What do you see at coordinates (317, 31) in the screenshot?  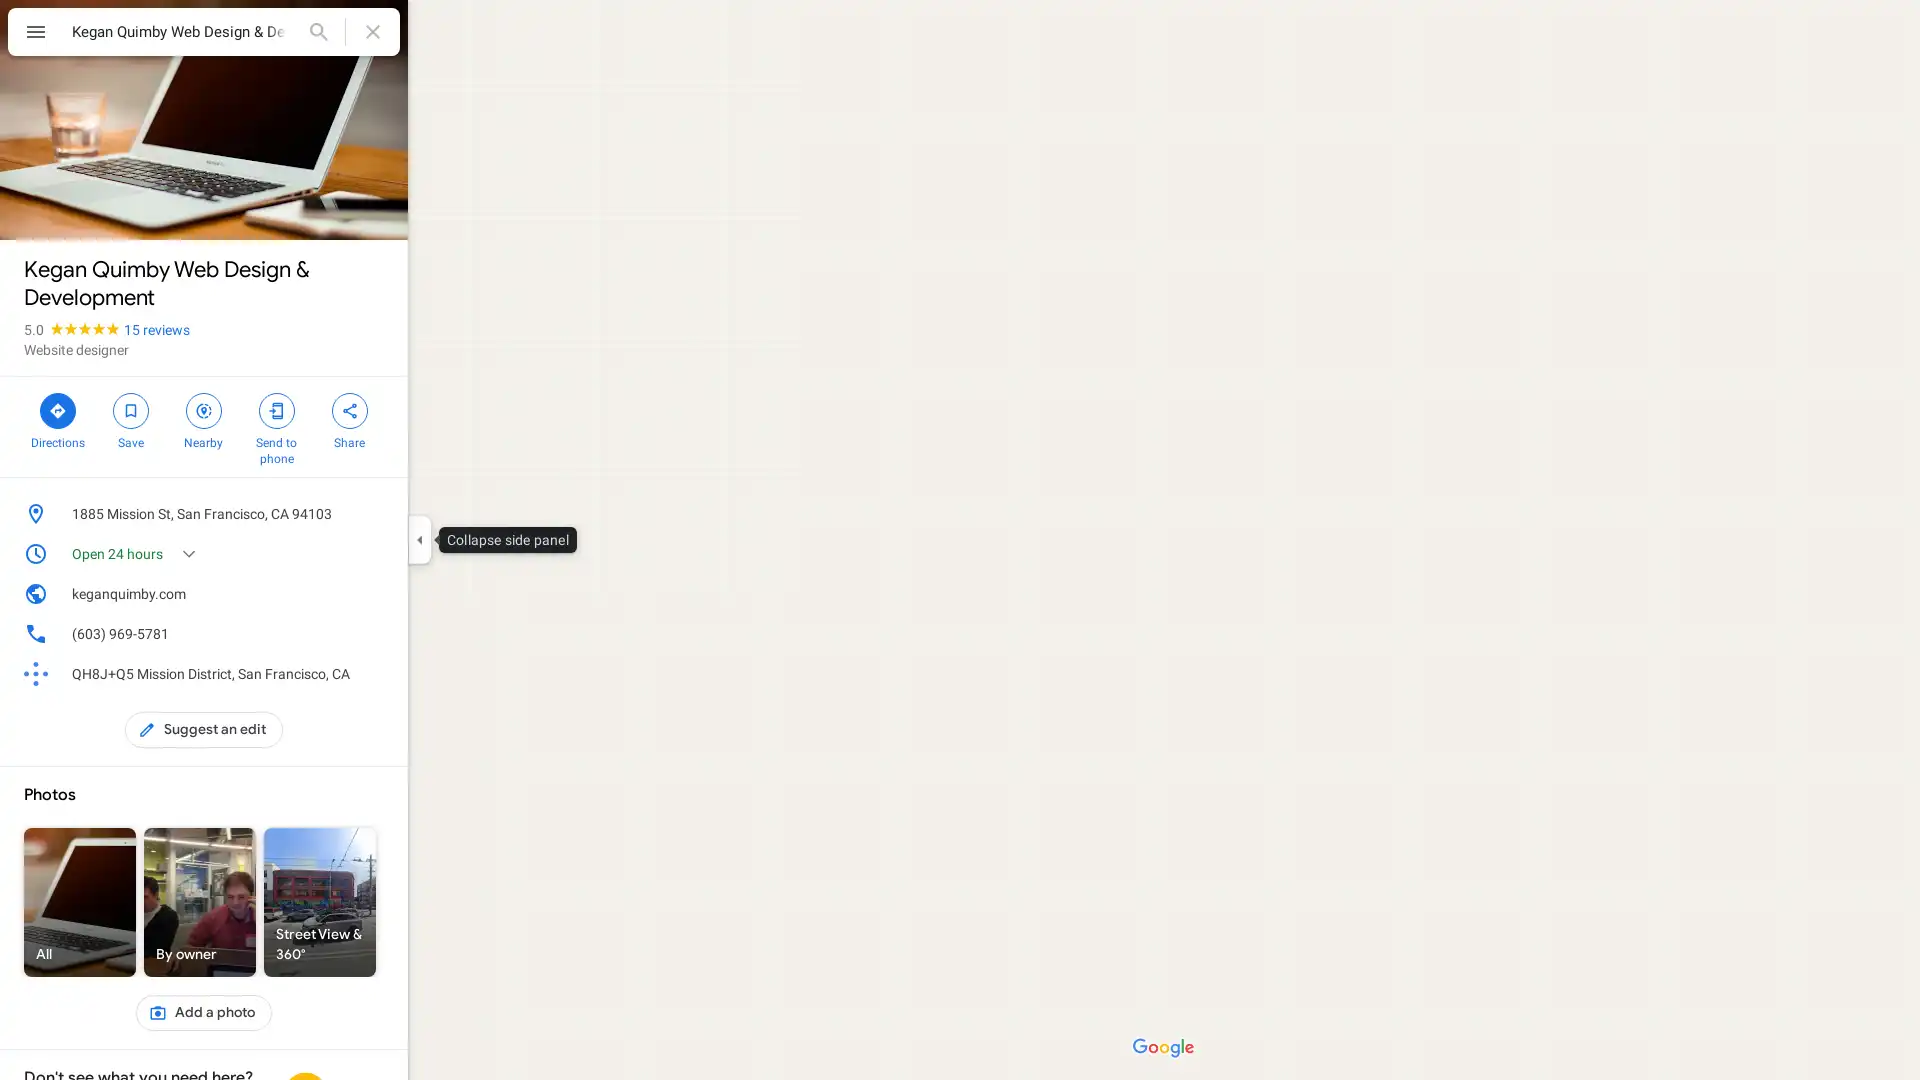 I see `Search` at bounding box center [317, 31].